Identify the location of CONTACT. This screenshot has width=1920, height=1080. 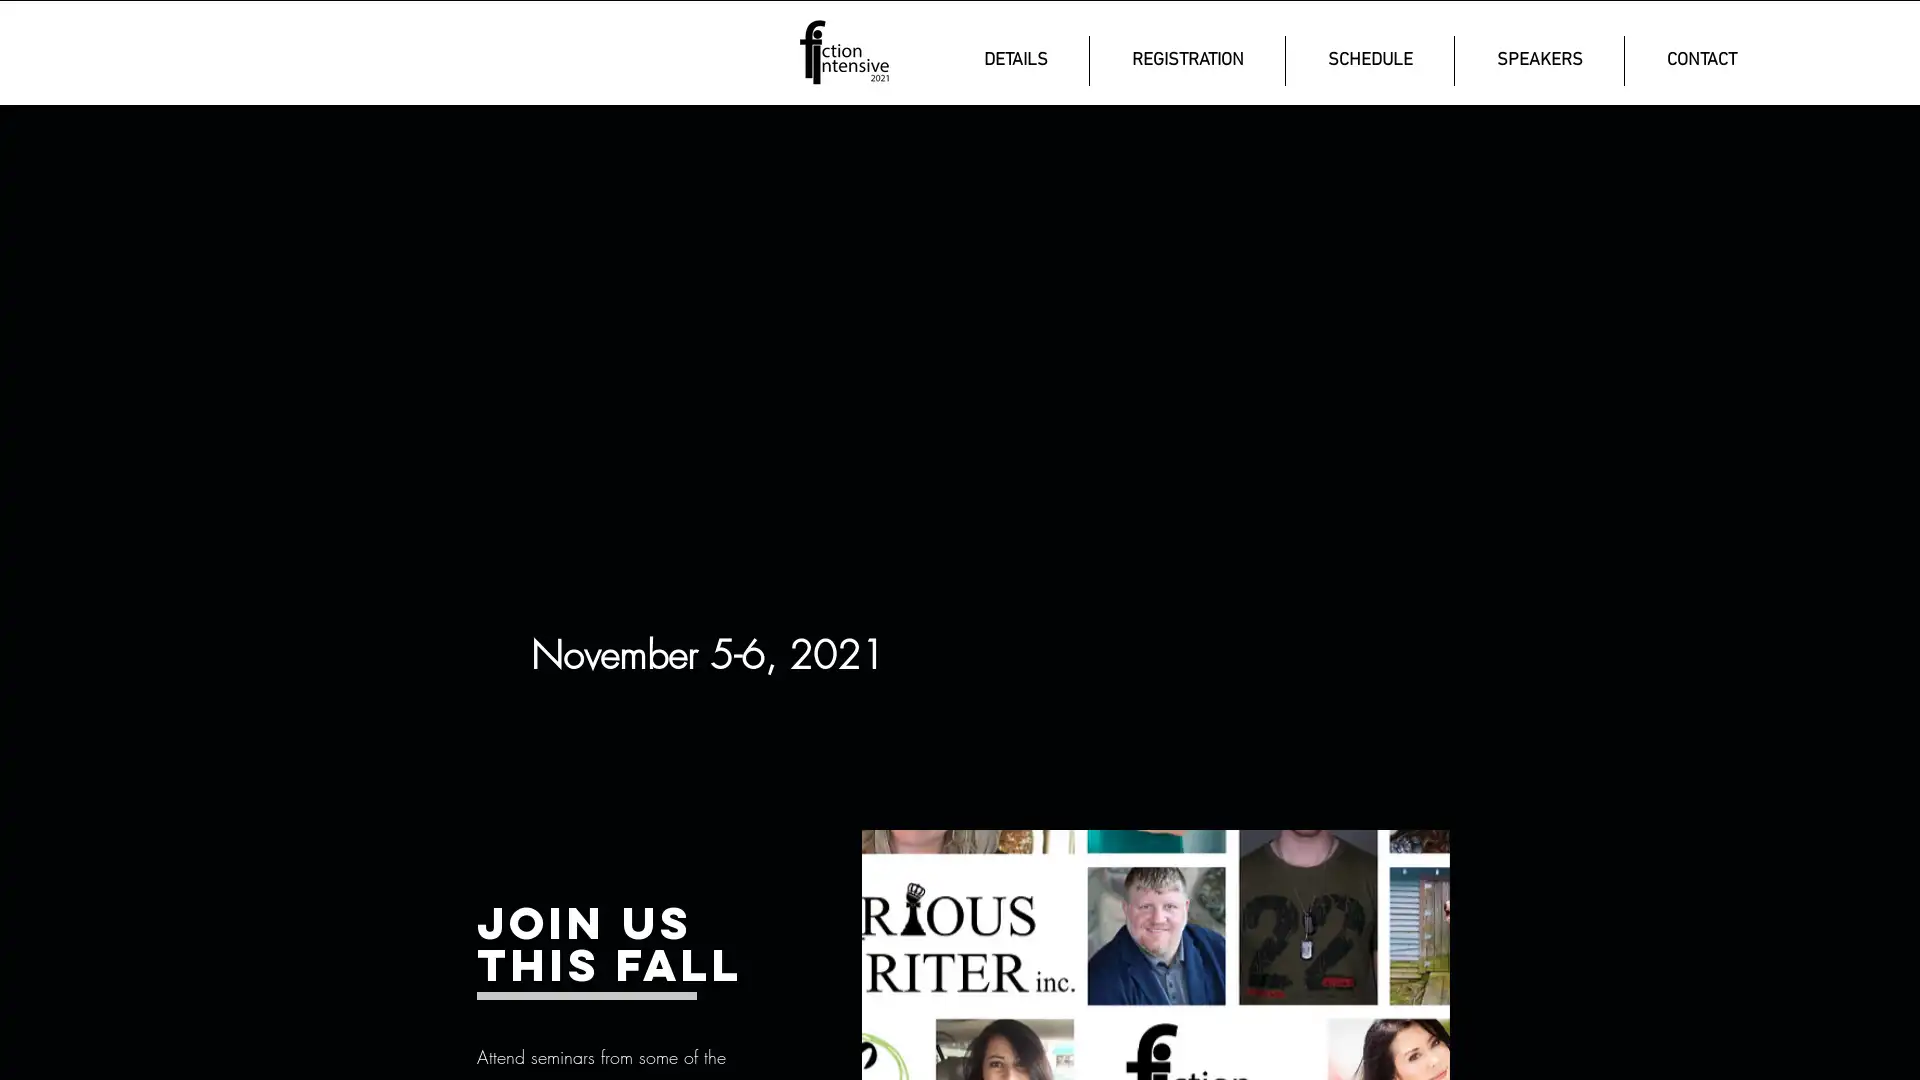
(1700, 60).